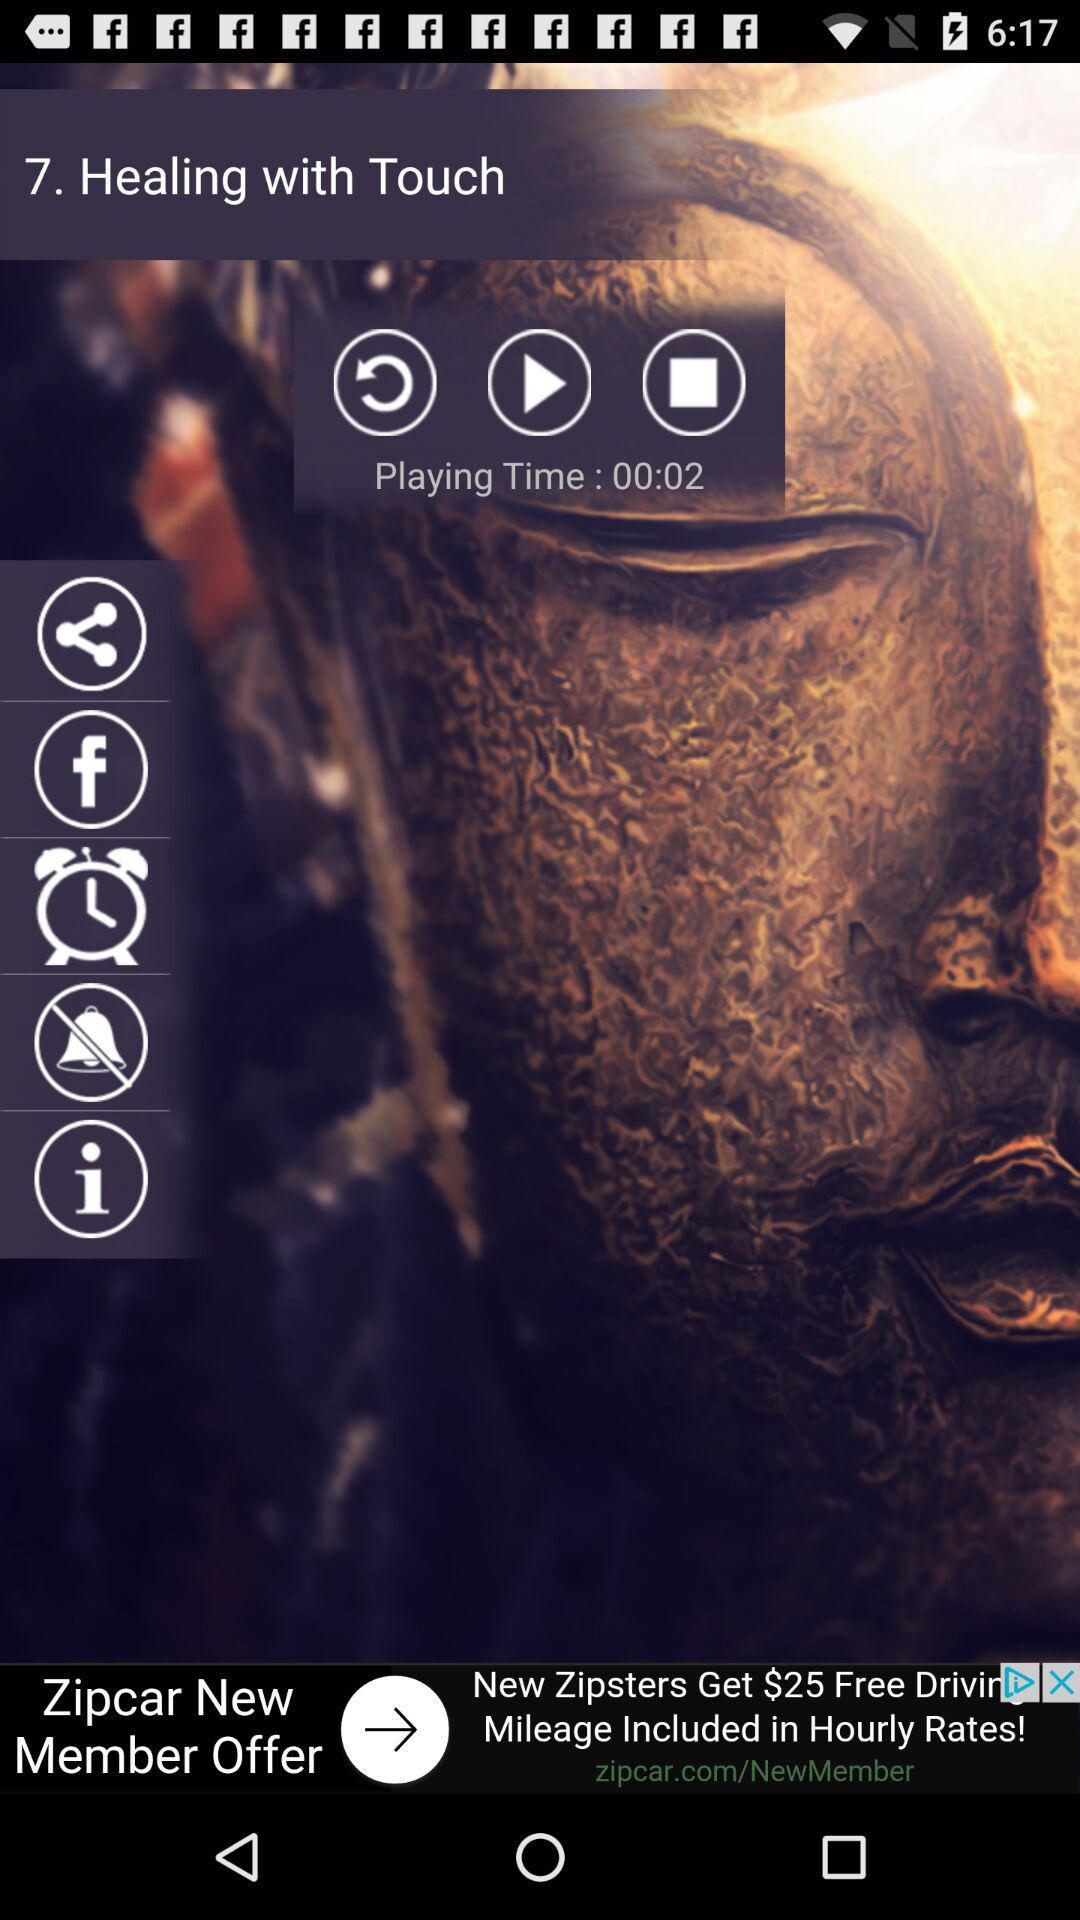 The image size is (1080, 1920). What do you see at coordinates (91, 768) in the screenshot?
I see `share on facebook` at bounding box center [91, 768].